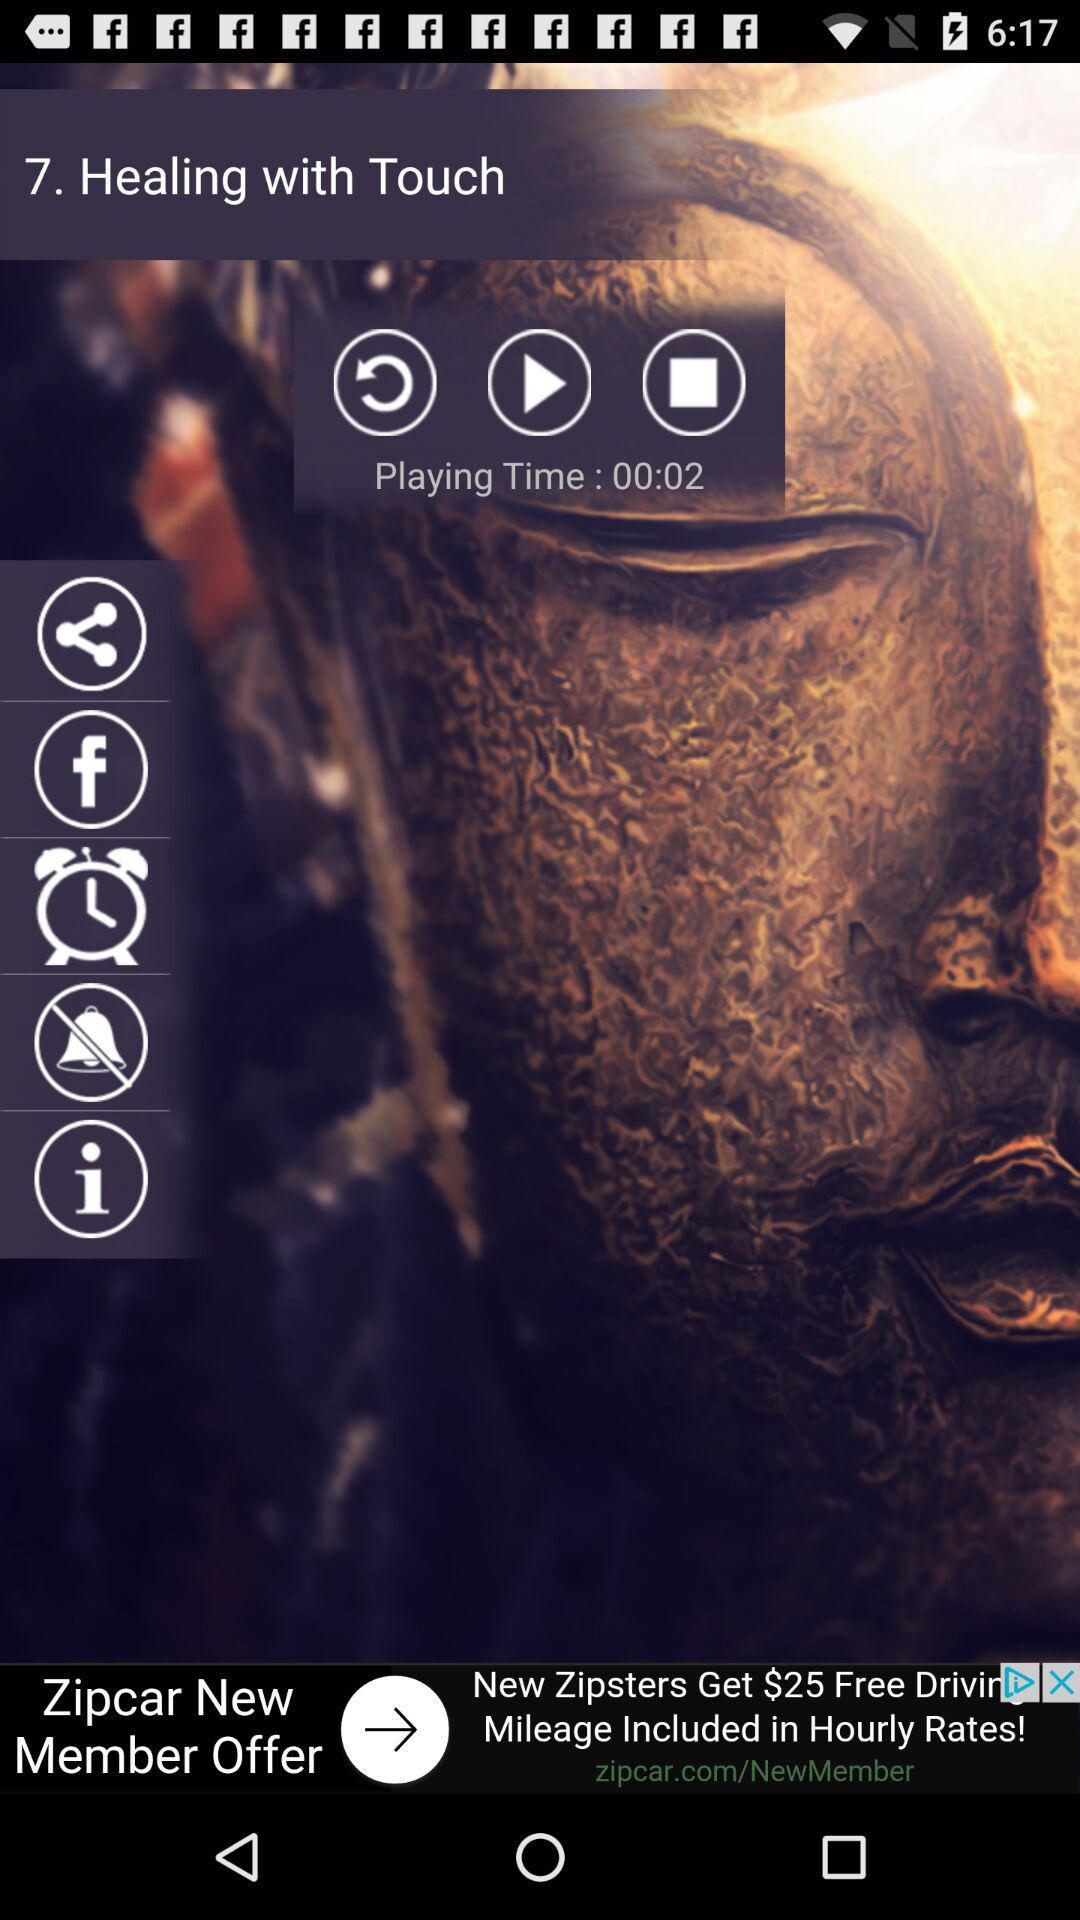 The image size is (1080, 1920). What do you see at coordinates (91, 768) in the screenshot?
I see `share on facebook` at bounding box center [91, 768].